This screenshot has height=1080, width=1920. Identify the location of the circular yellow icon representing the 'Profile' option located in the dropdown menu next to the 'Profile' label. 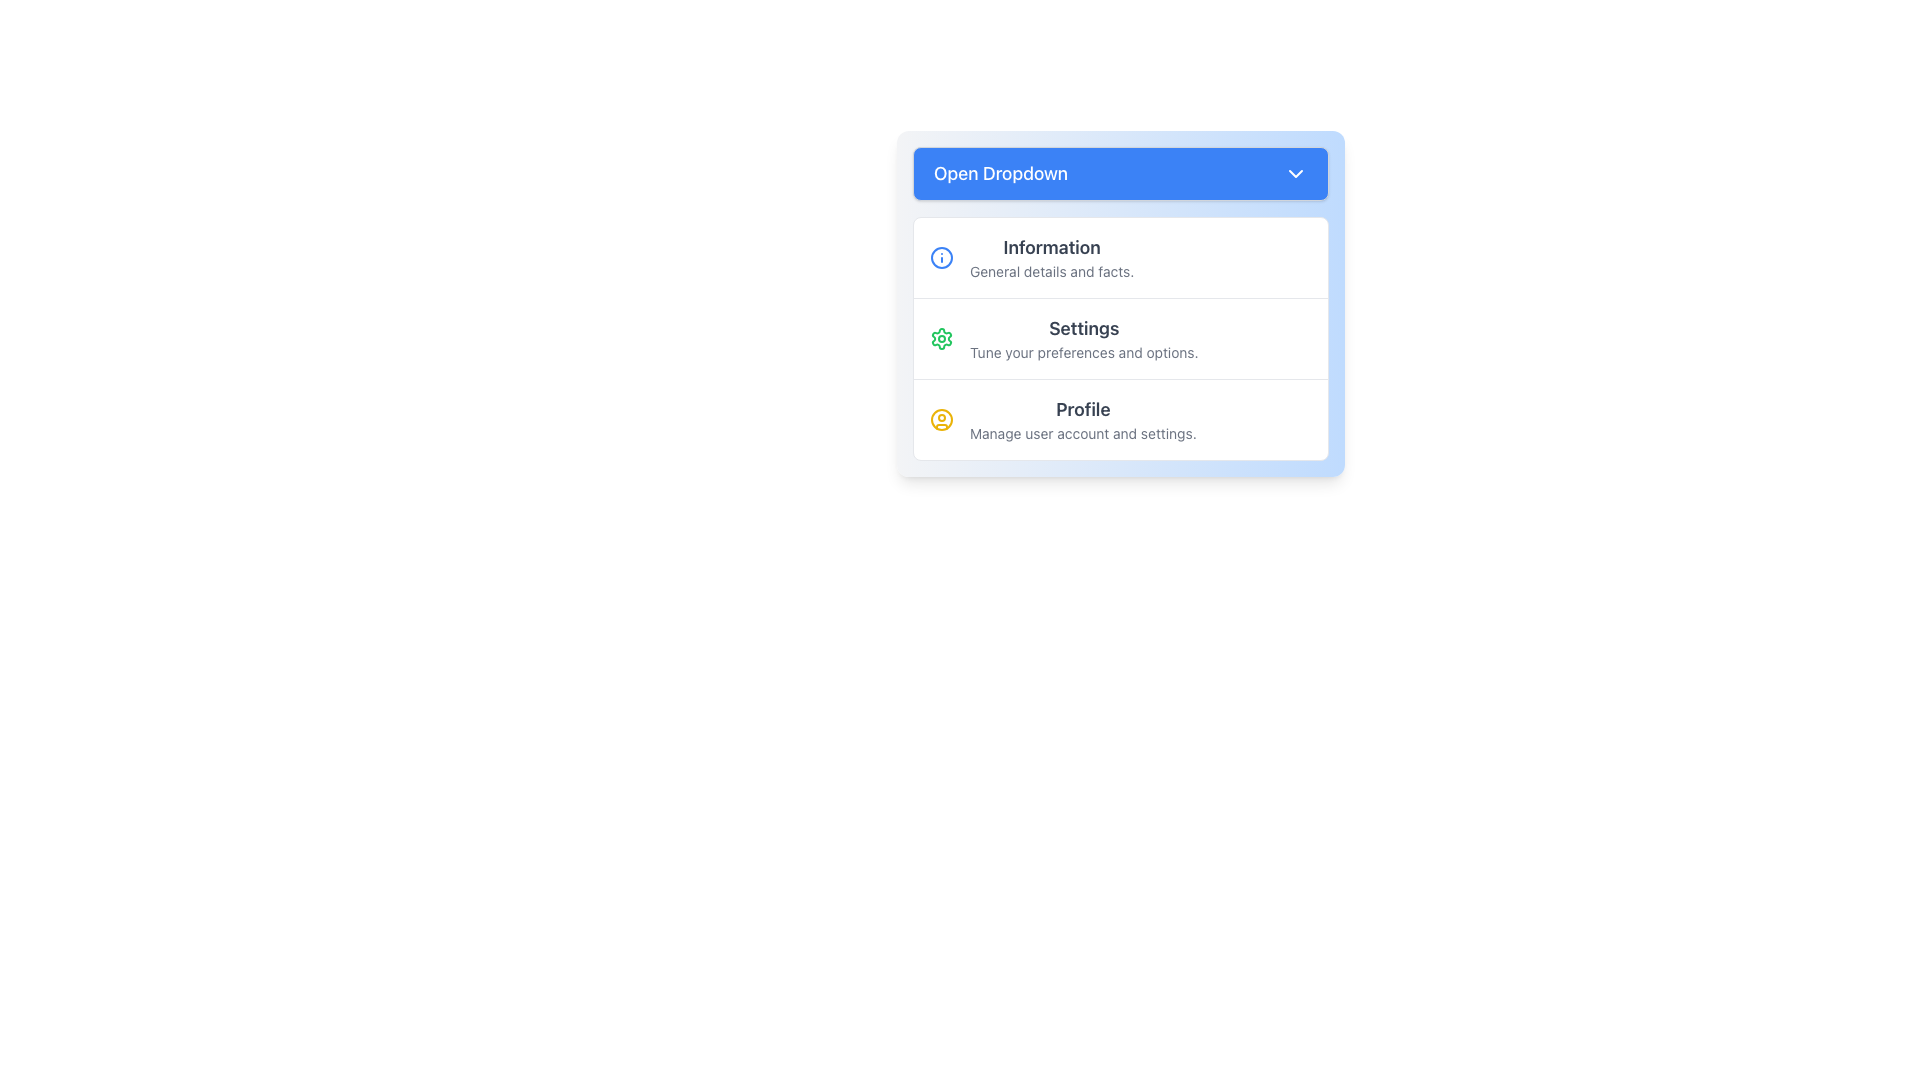
(940, 419).